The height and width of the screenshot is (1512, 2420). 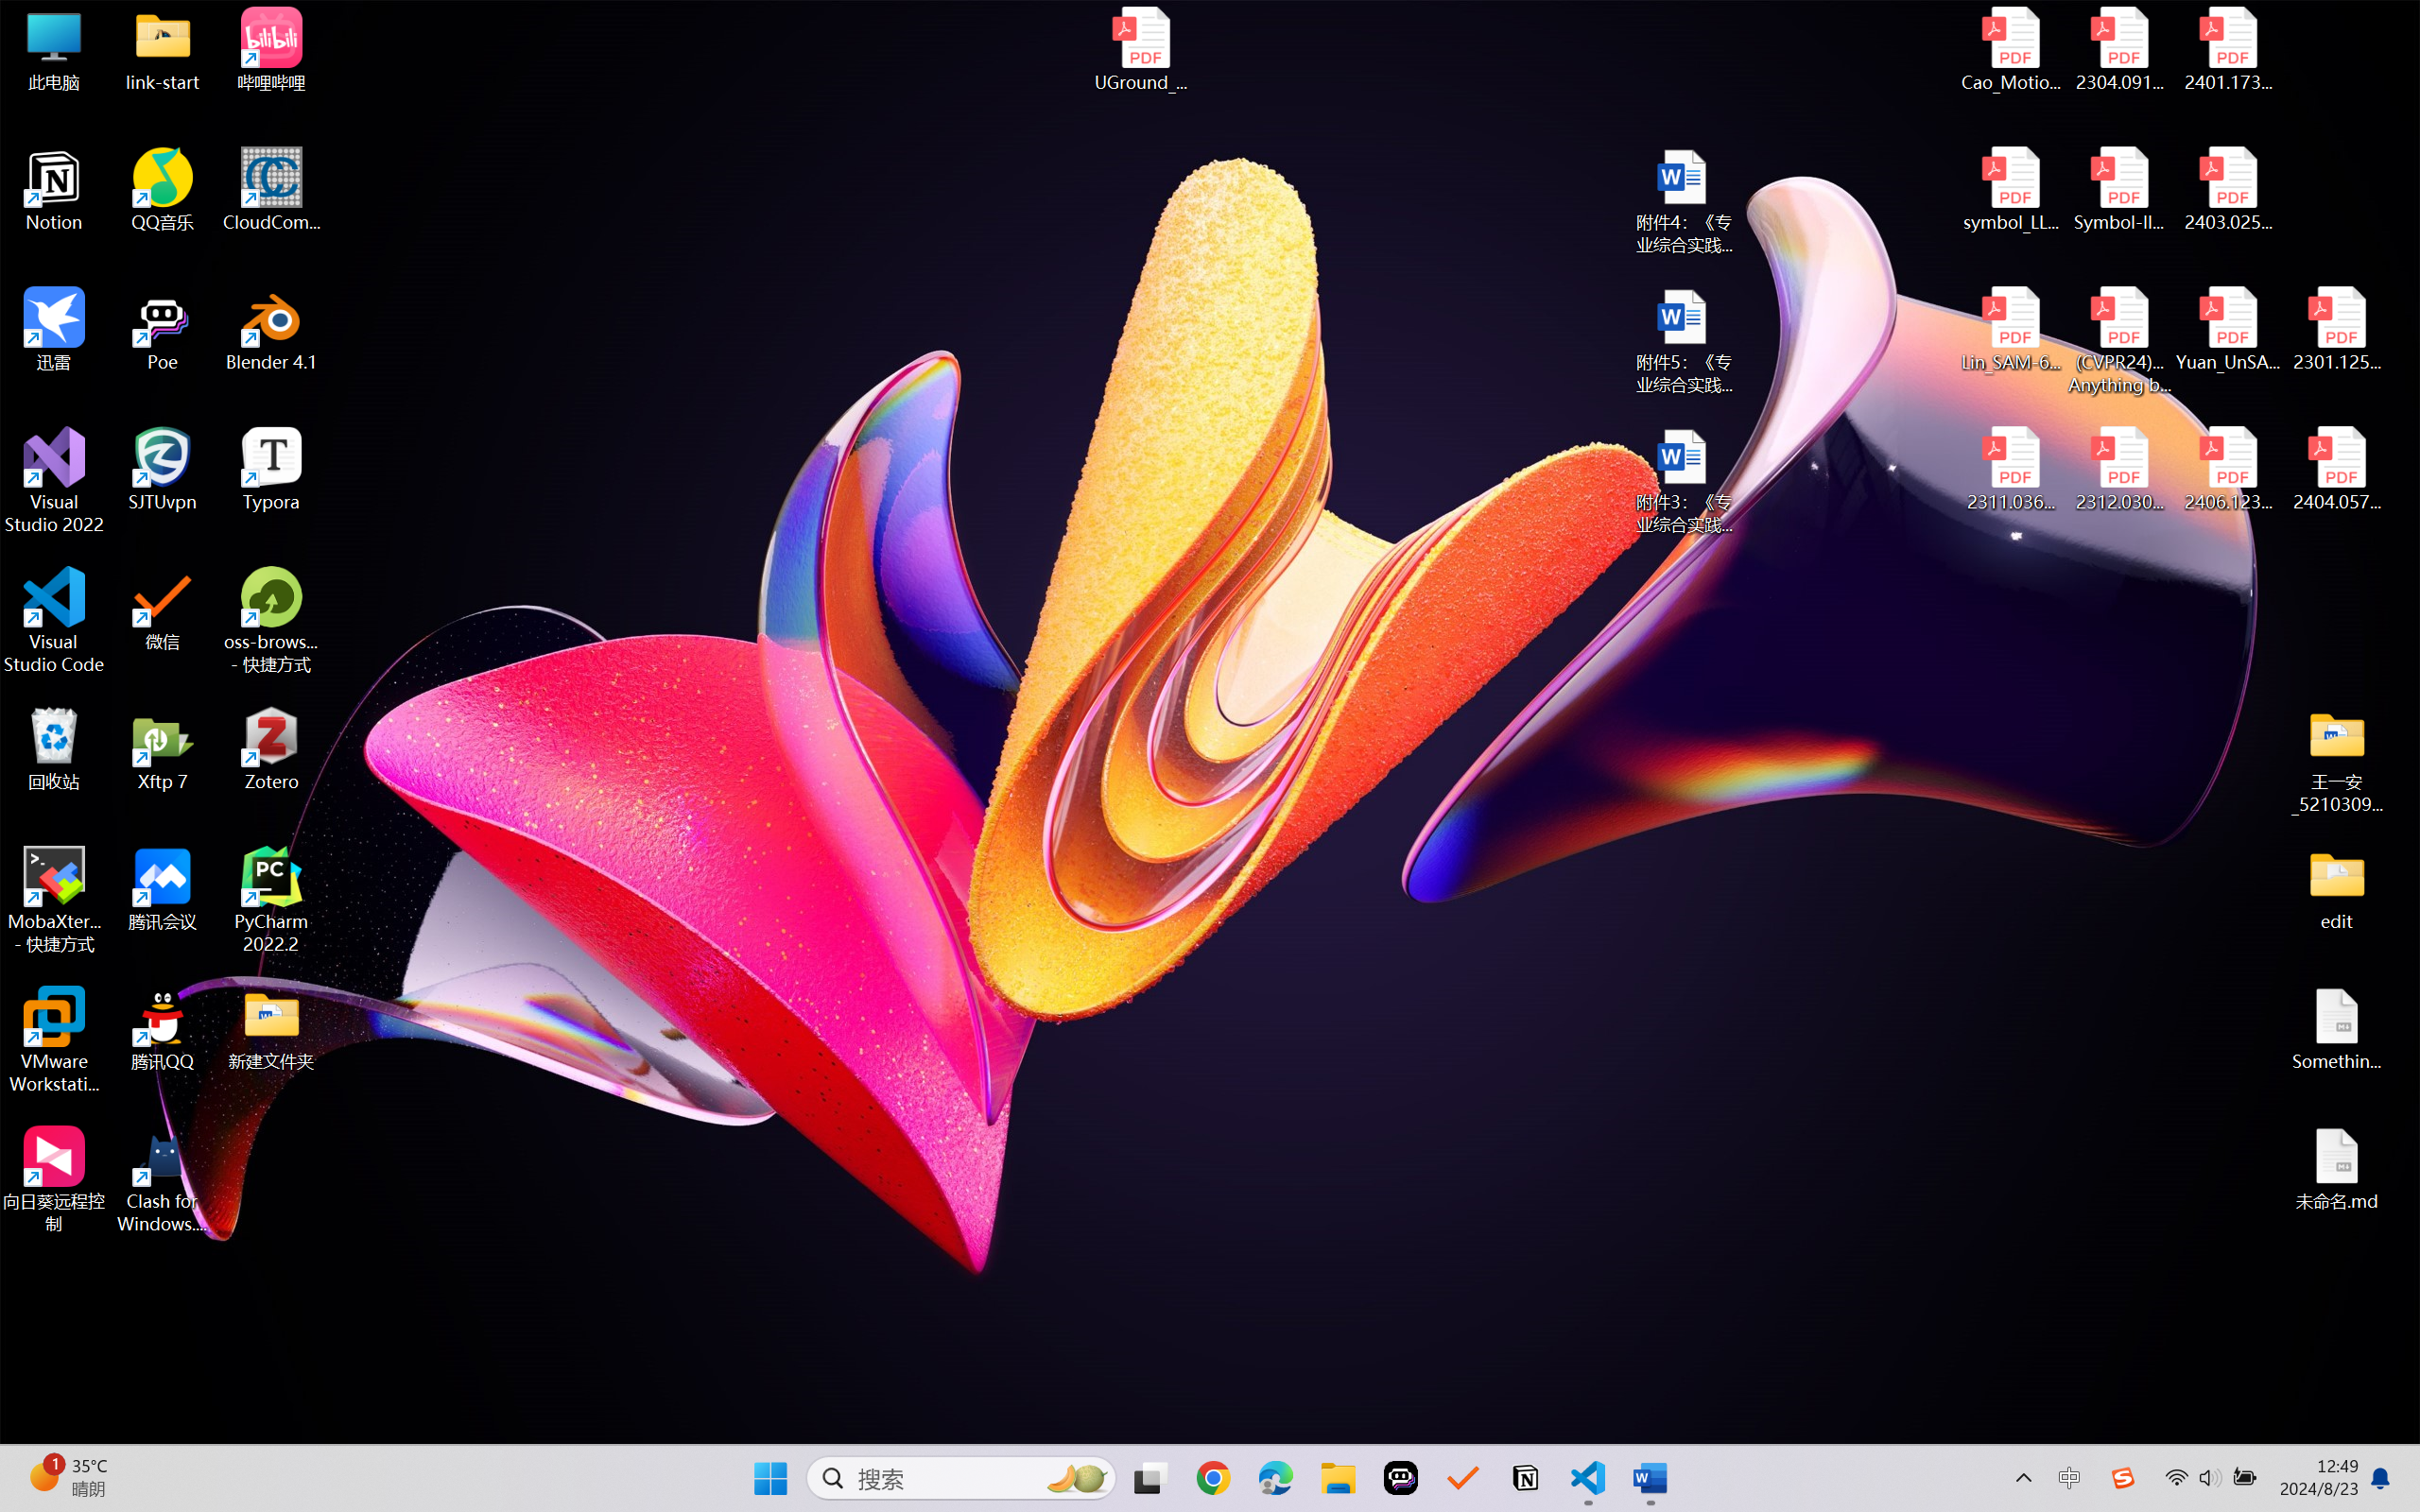 What do you see at coordinates (271, 190) in the screenshot?
I see `'CloudCompare'` at bounding box center [271, 190].